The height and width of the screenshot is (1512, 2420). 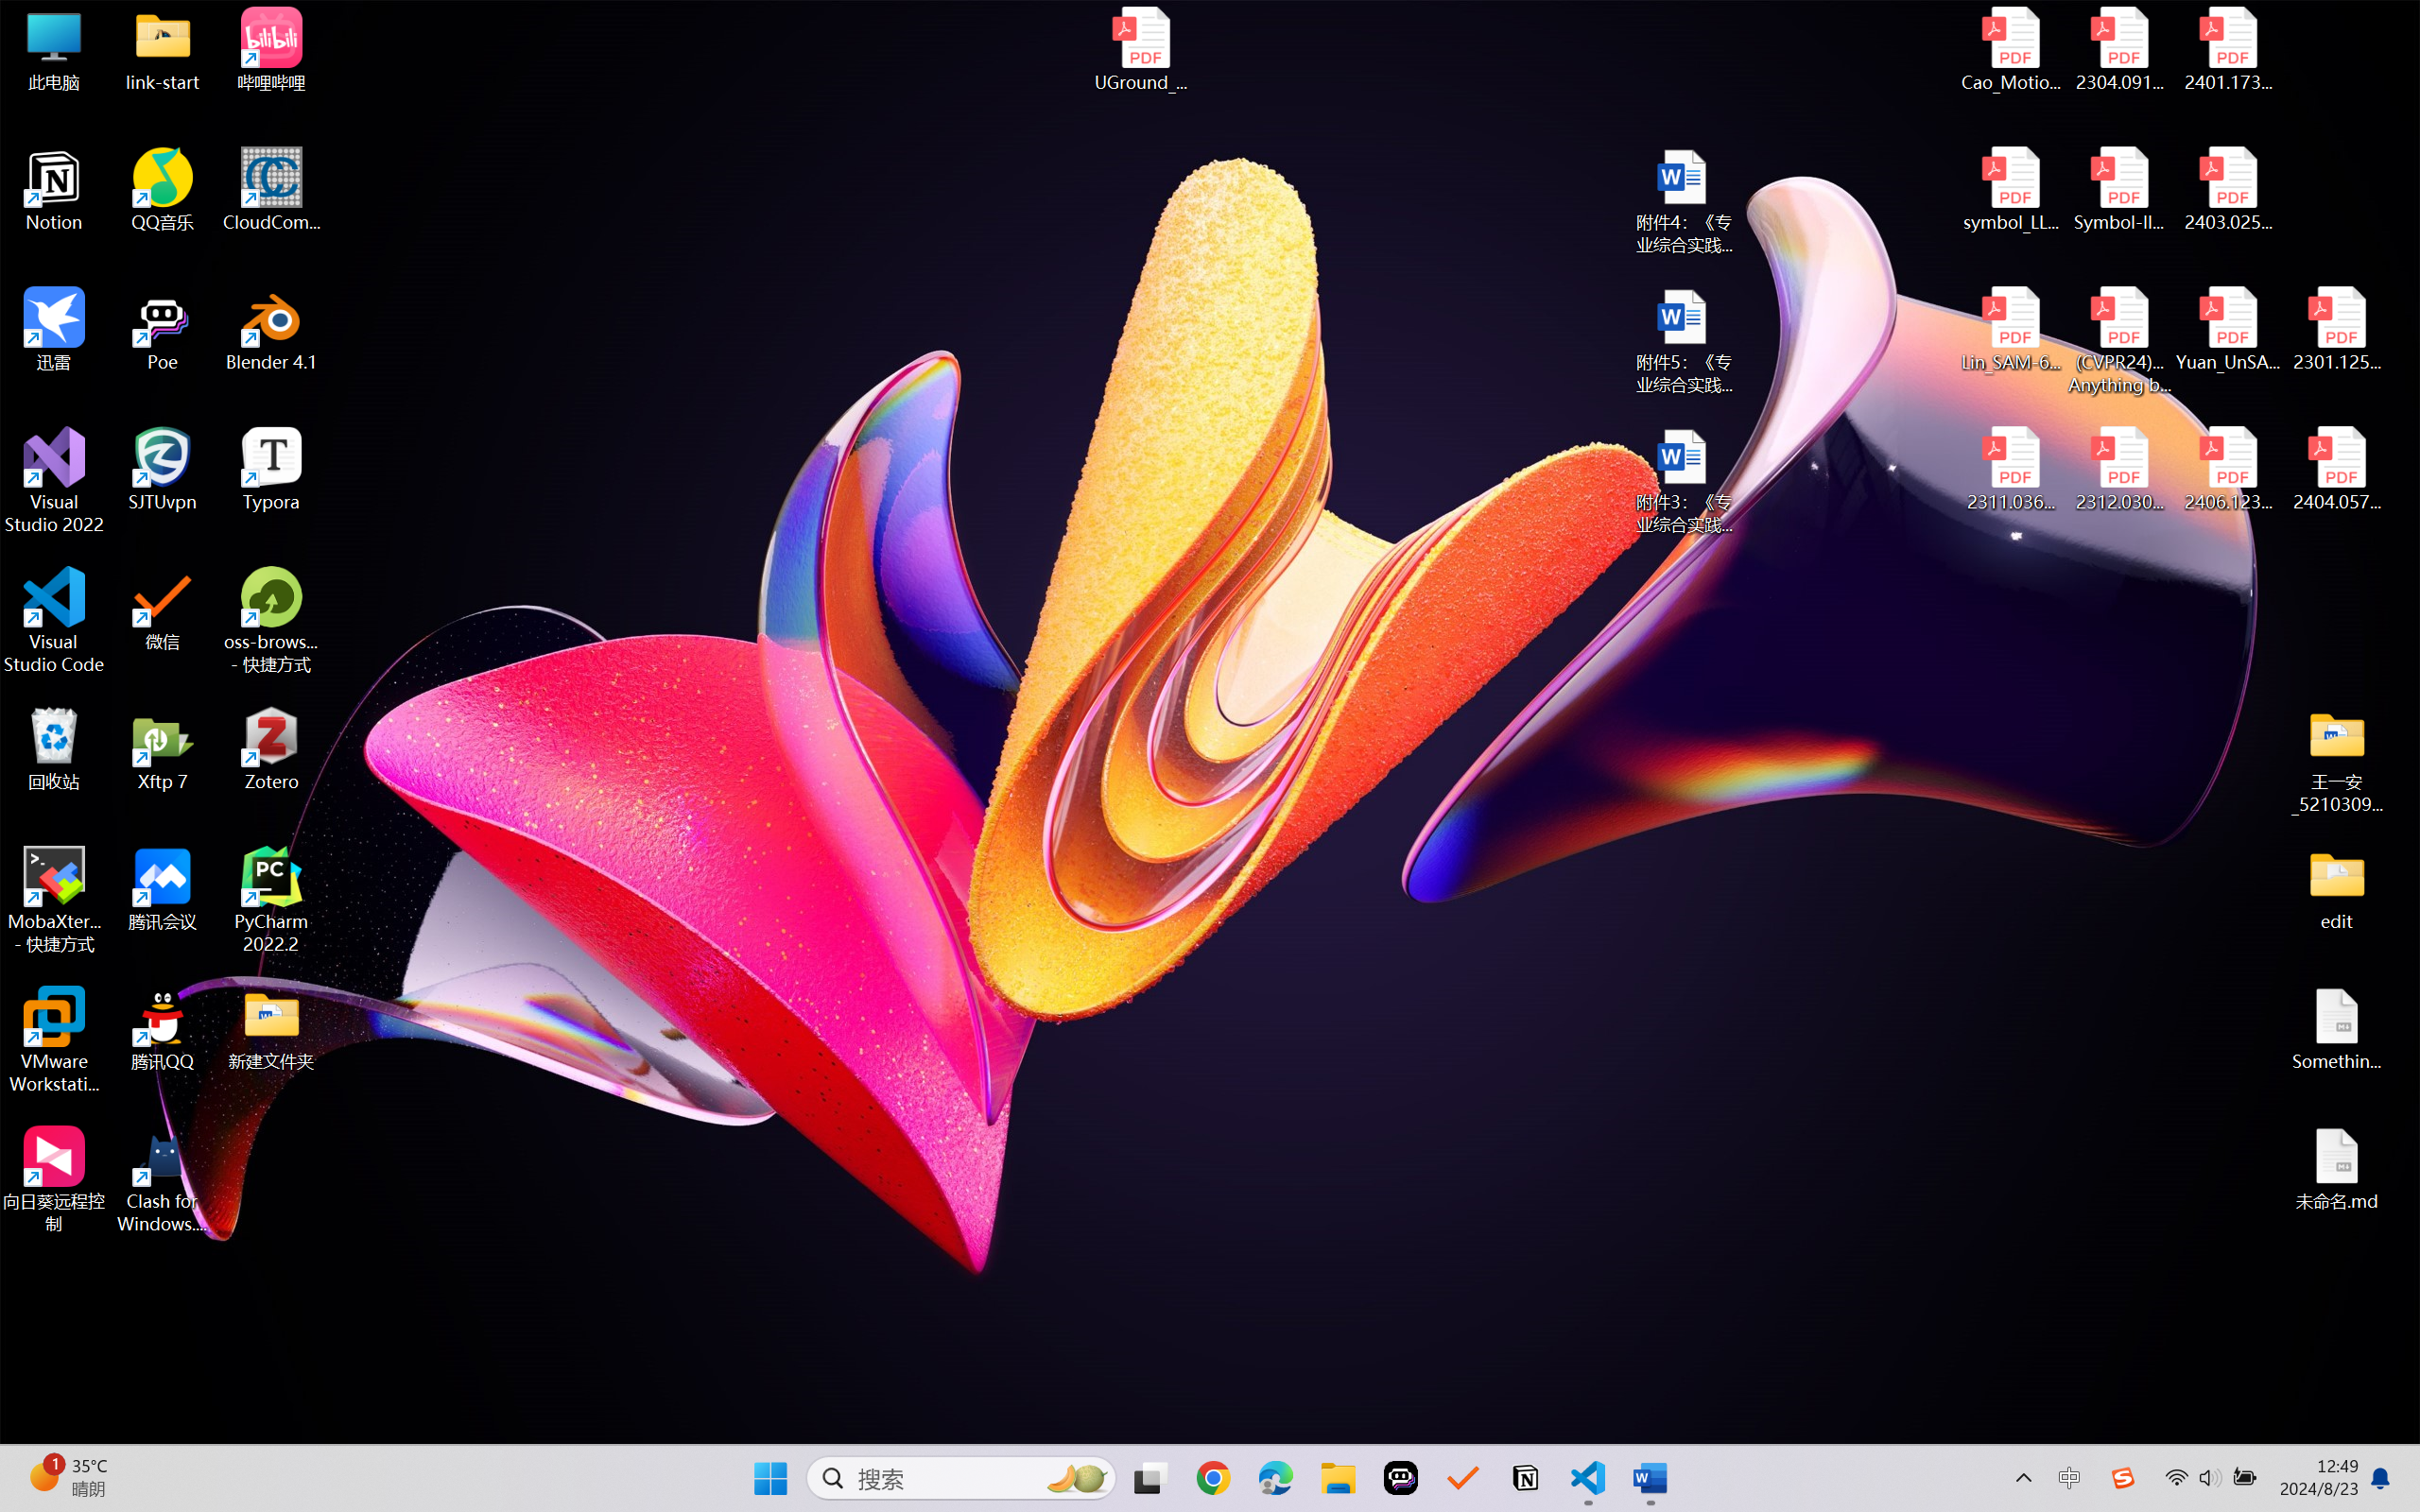 What do you see at coordinates (271, 190) in the screenshot?
I see `'CloudCompare'` at bounding box center [271, 190].